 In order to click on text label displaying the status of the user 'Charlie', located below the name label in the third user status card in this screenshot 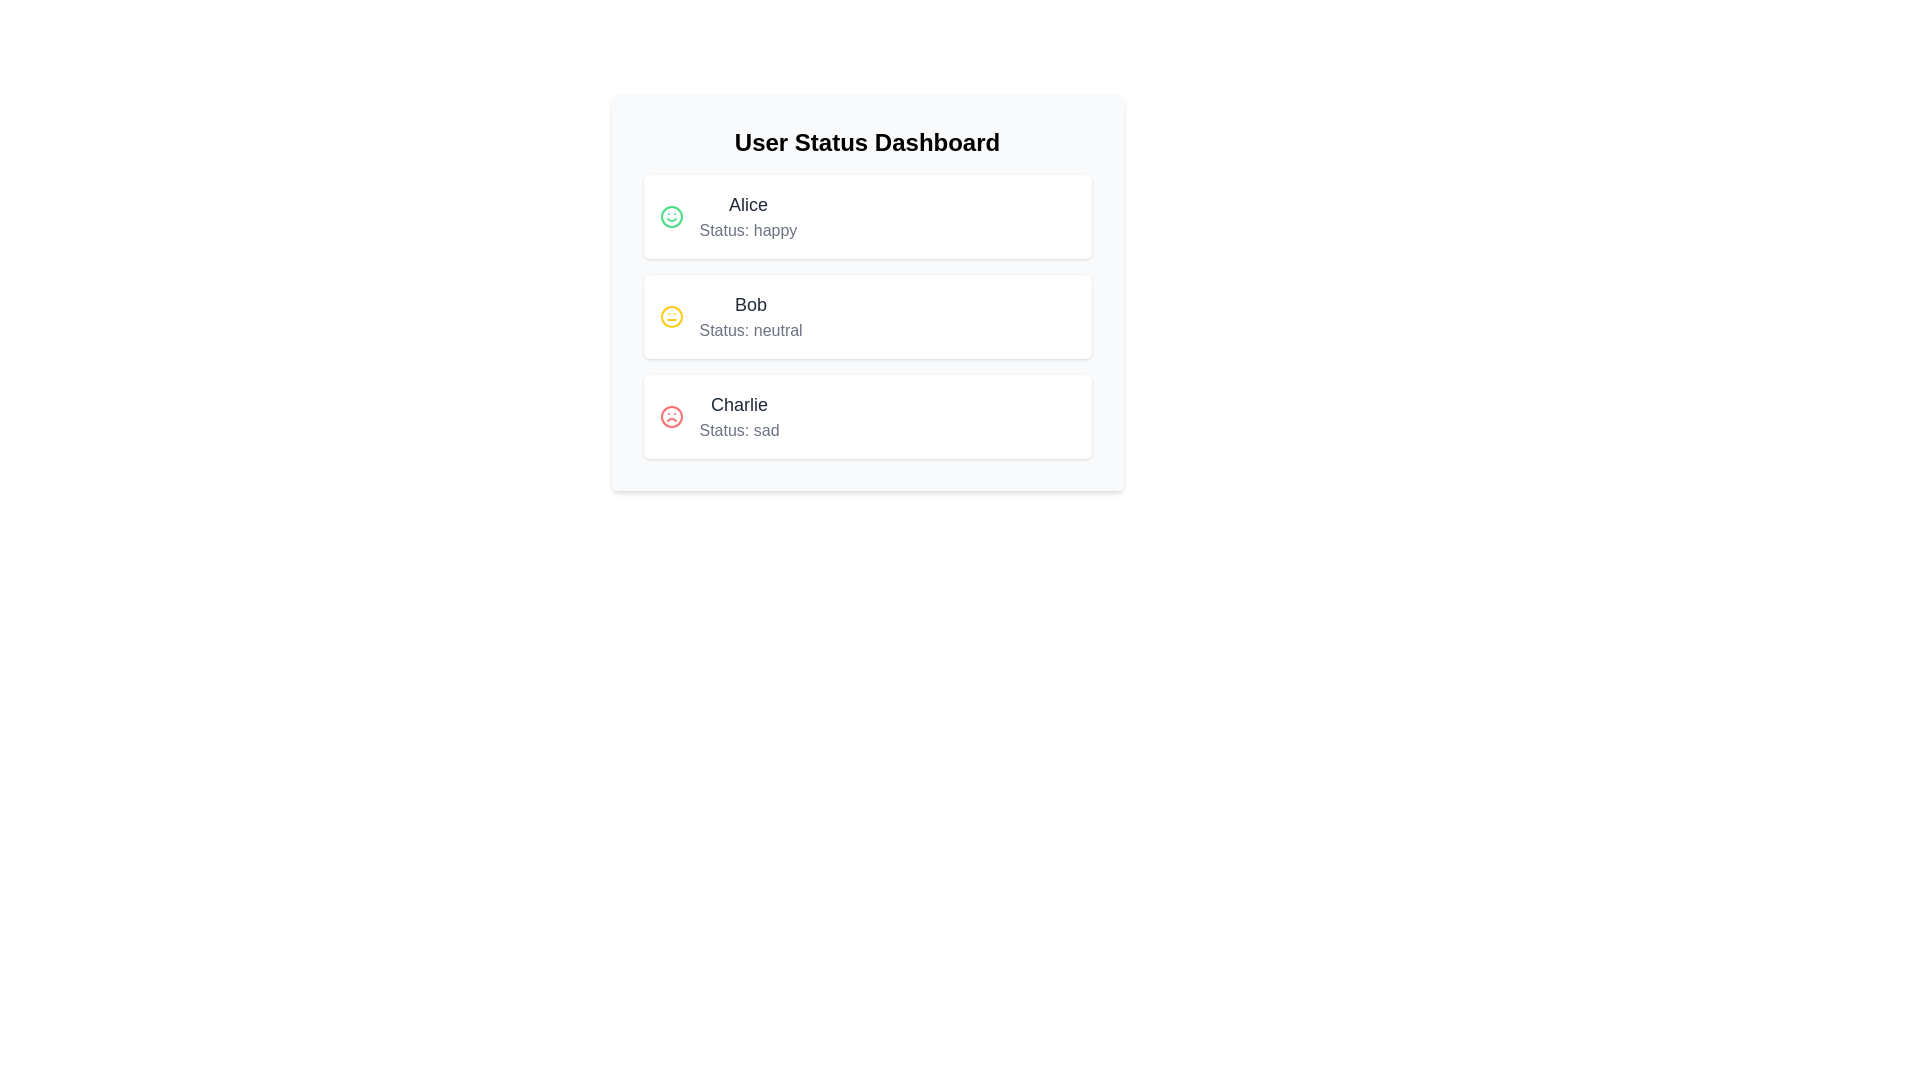, I will do `click(738, 430)`.